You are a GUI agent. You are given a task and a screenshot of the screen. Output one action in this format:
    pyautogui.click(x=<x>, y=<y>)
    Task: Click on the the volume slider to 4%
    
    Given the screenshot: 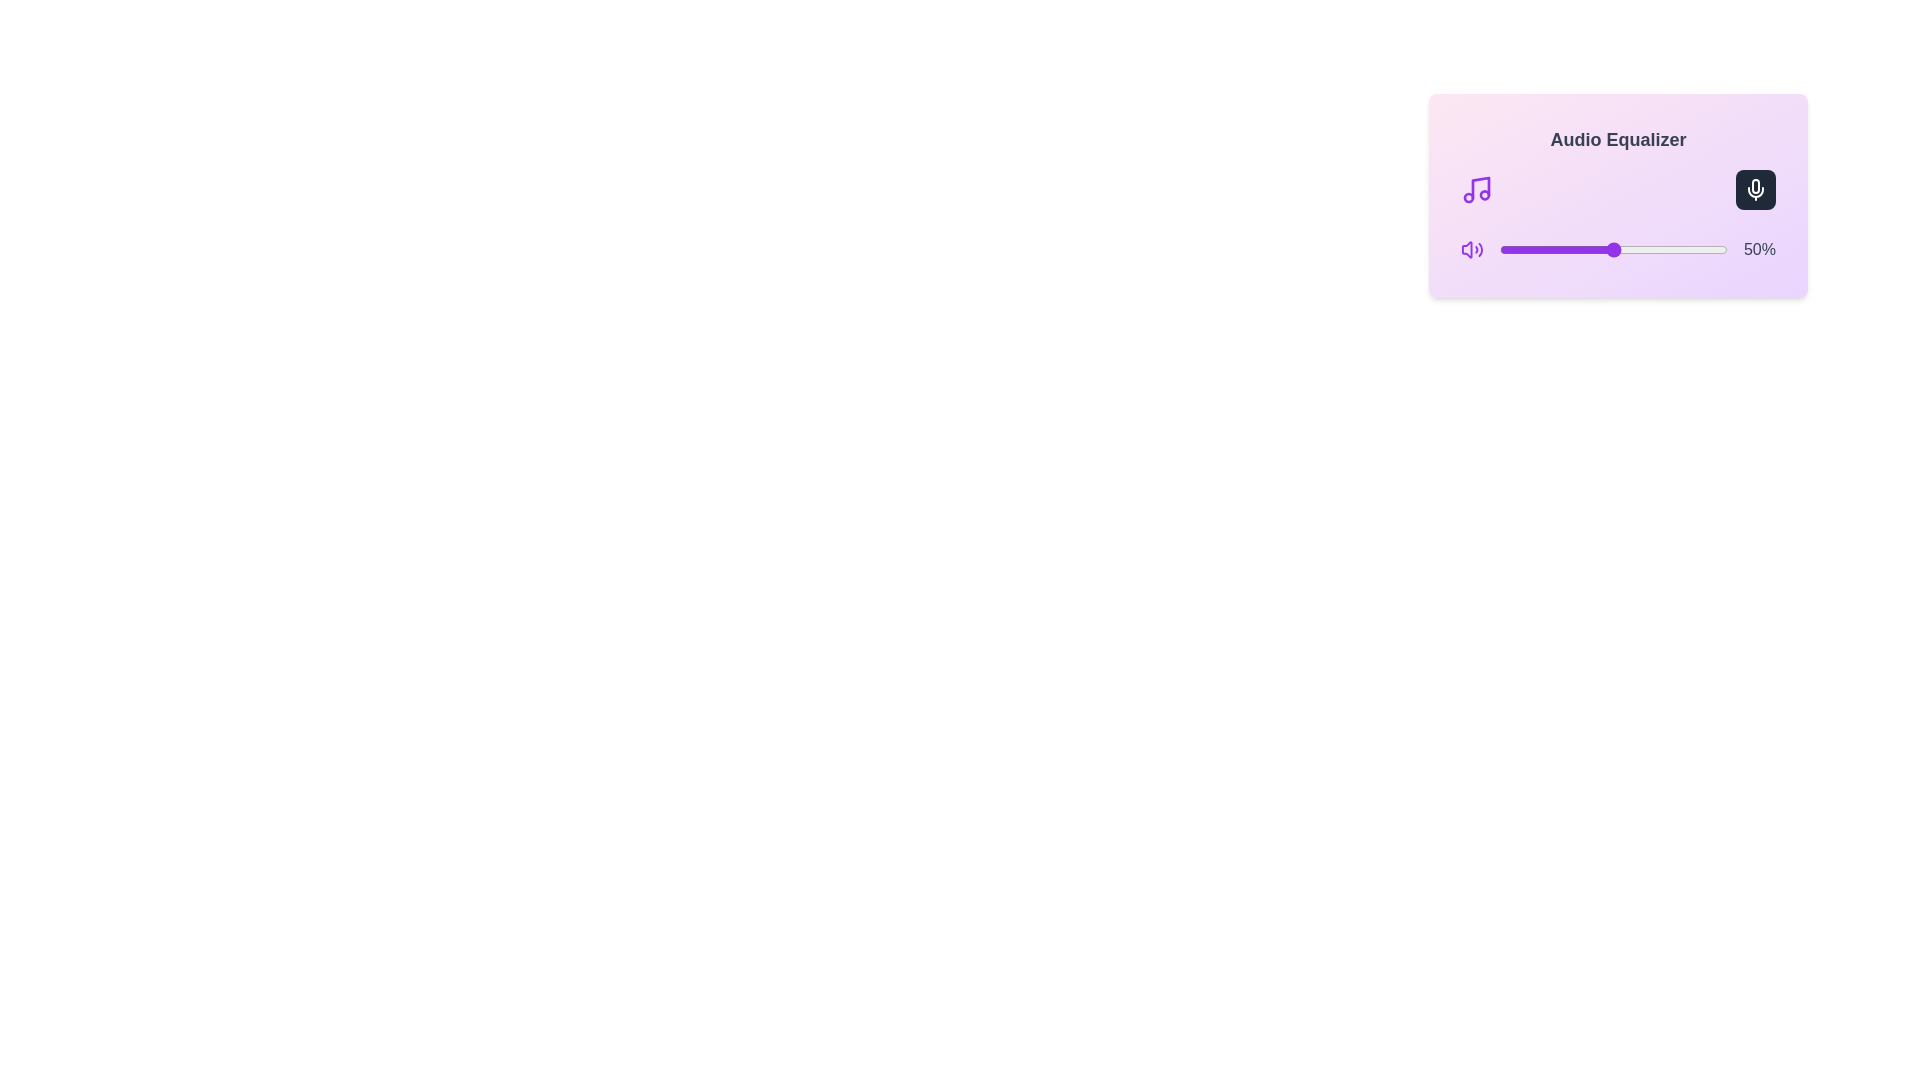 What is the action you would take?
    pyautogui.click(x=1509, y=249)
    